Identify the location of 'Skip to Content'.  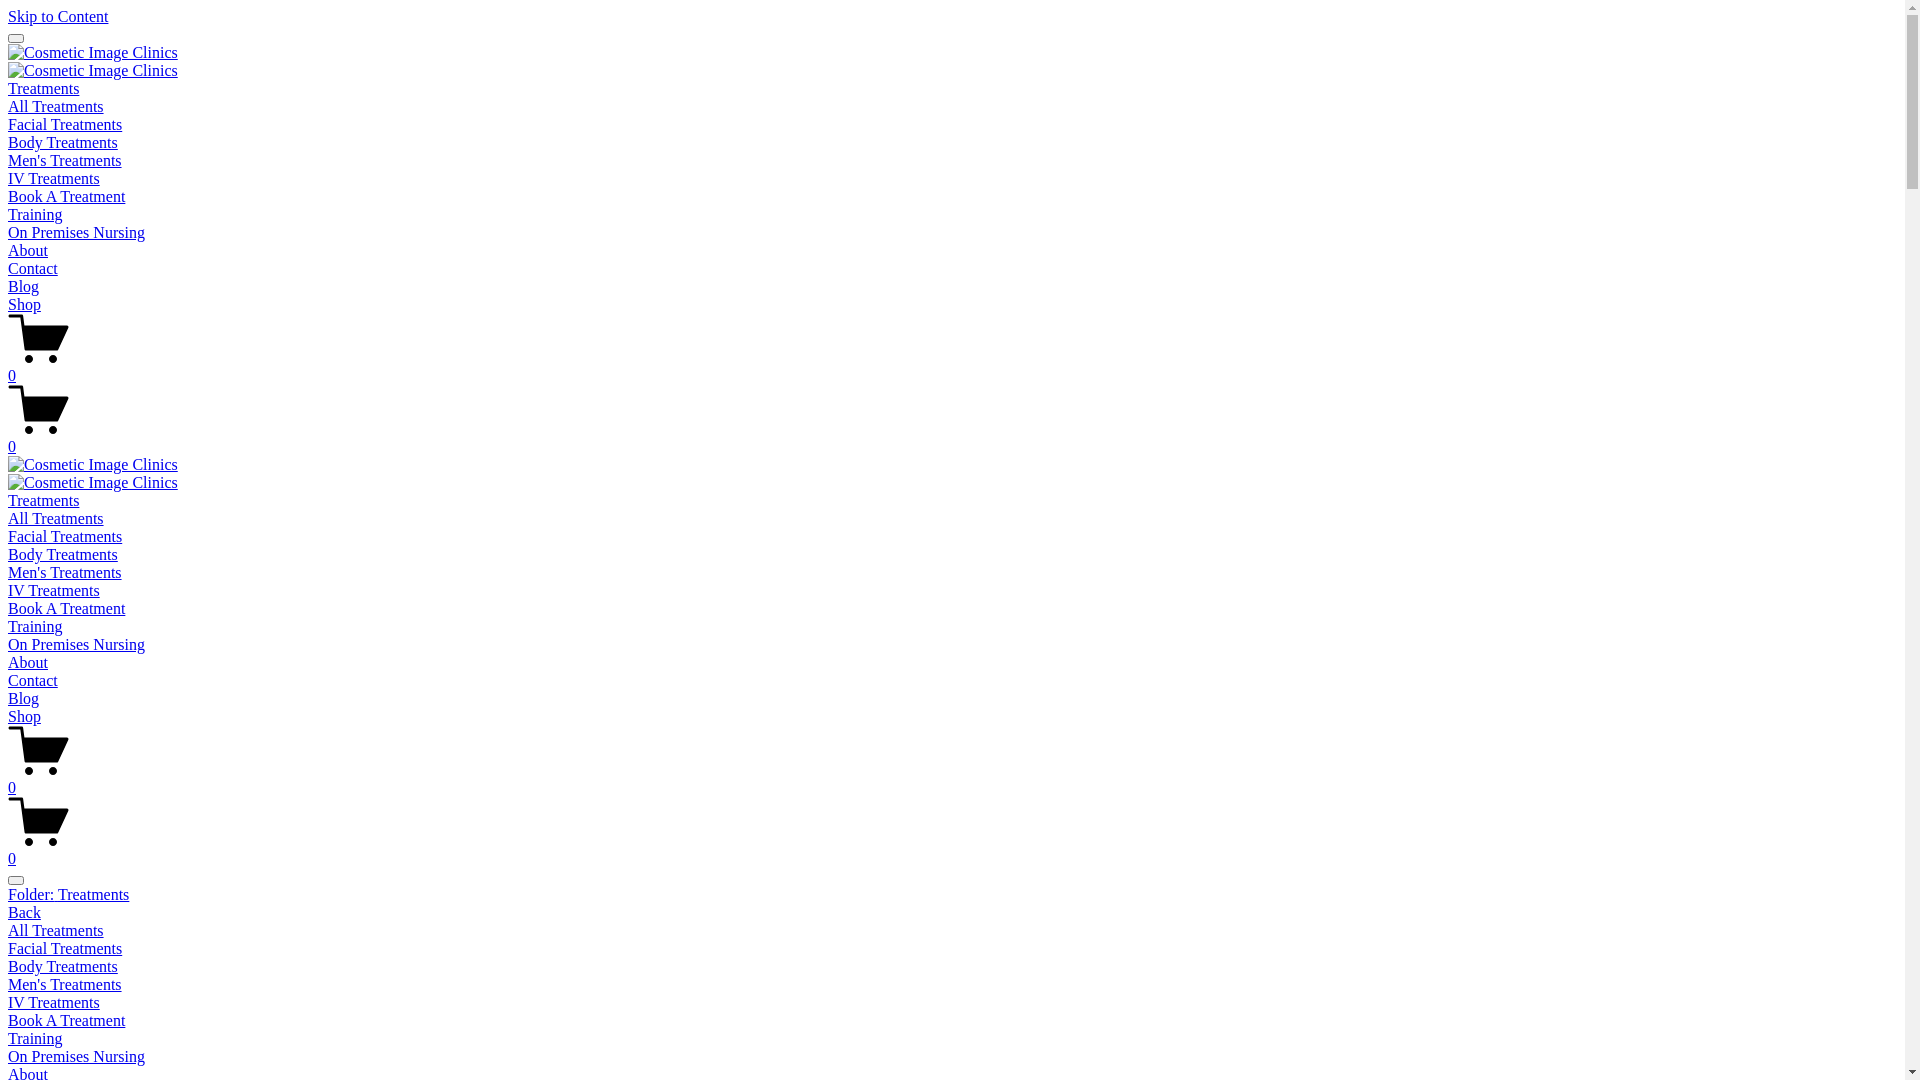
(57, 16).